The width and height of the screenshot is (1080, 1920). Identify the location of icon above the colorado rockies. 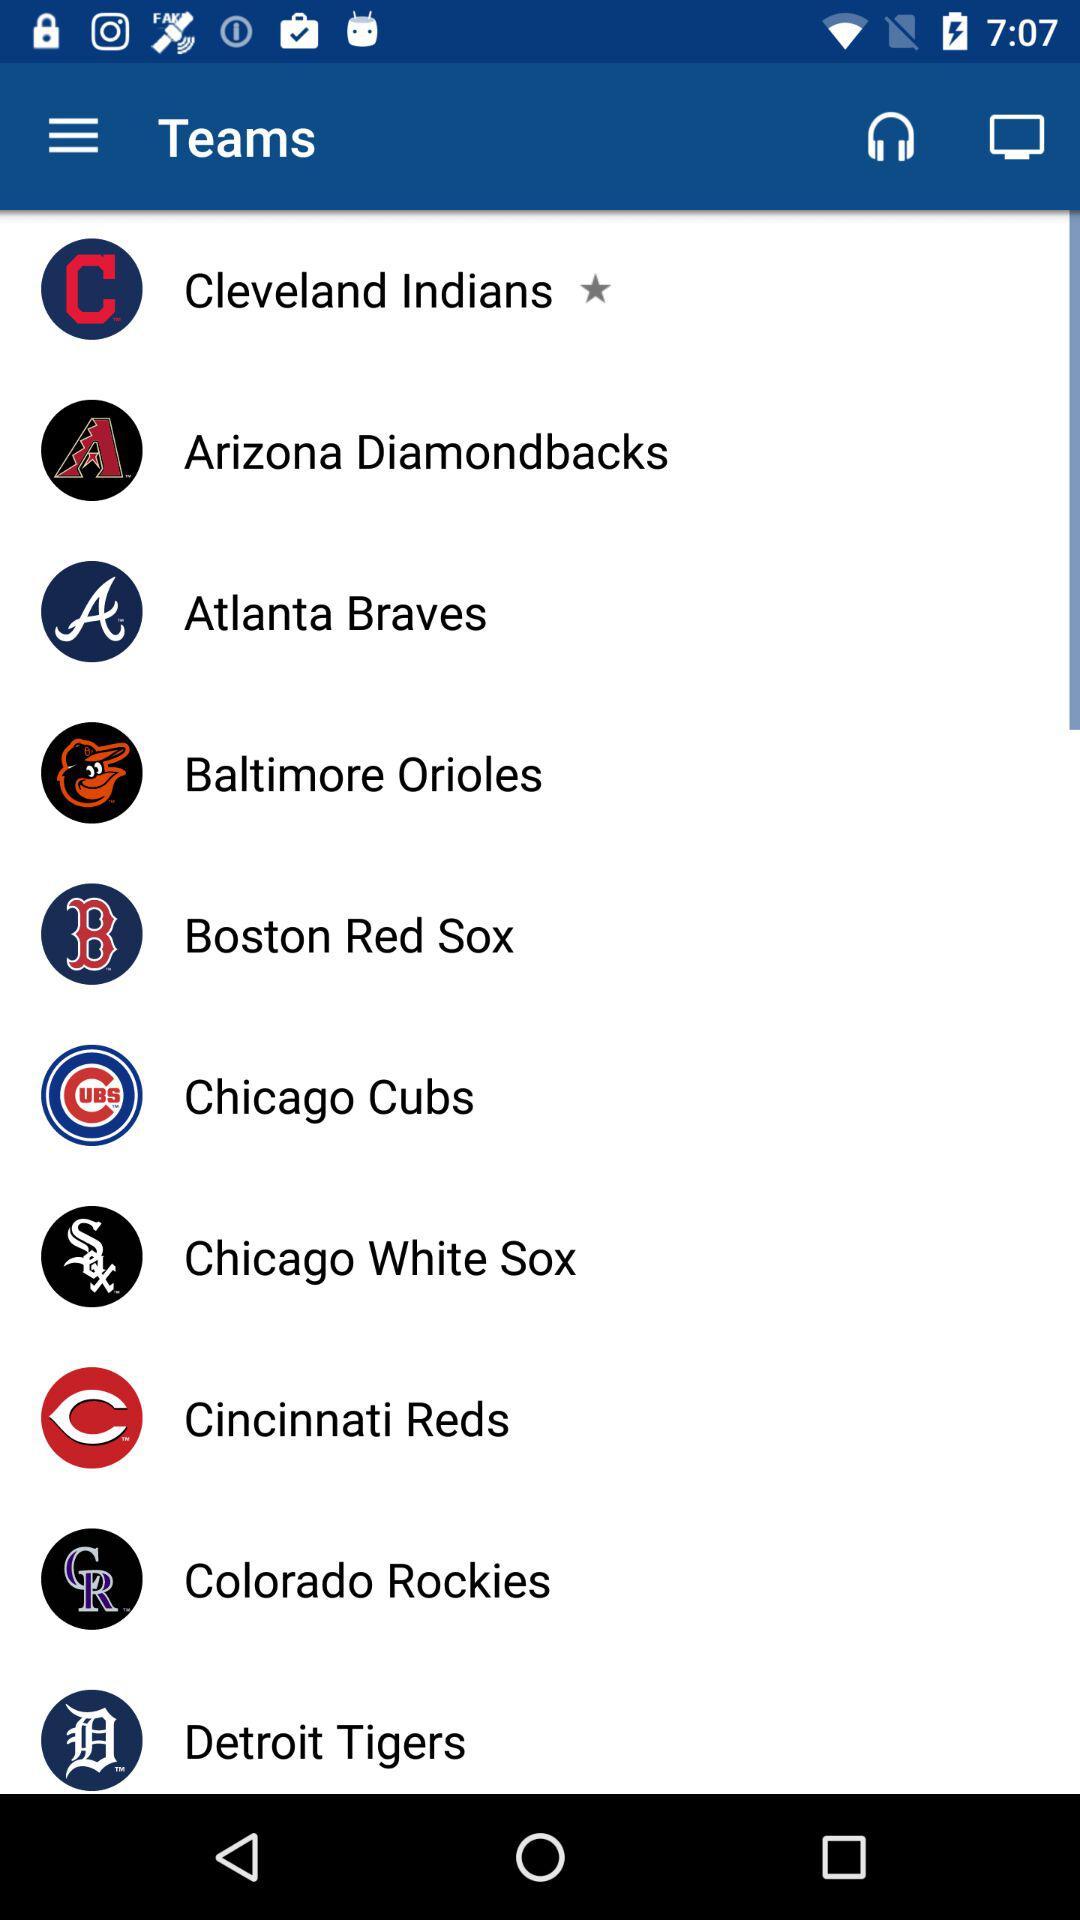
(345, 1416).